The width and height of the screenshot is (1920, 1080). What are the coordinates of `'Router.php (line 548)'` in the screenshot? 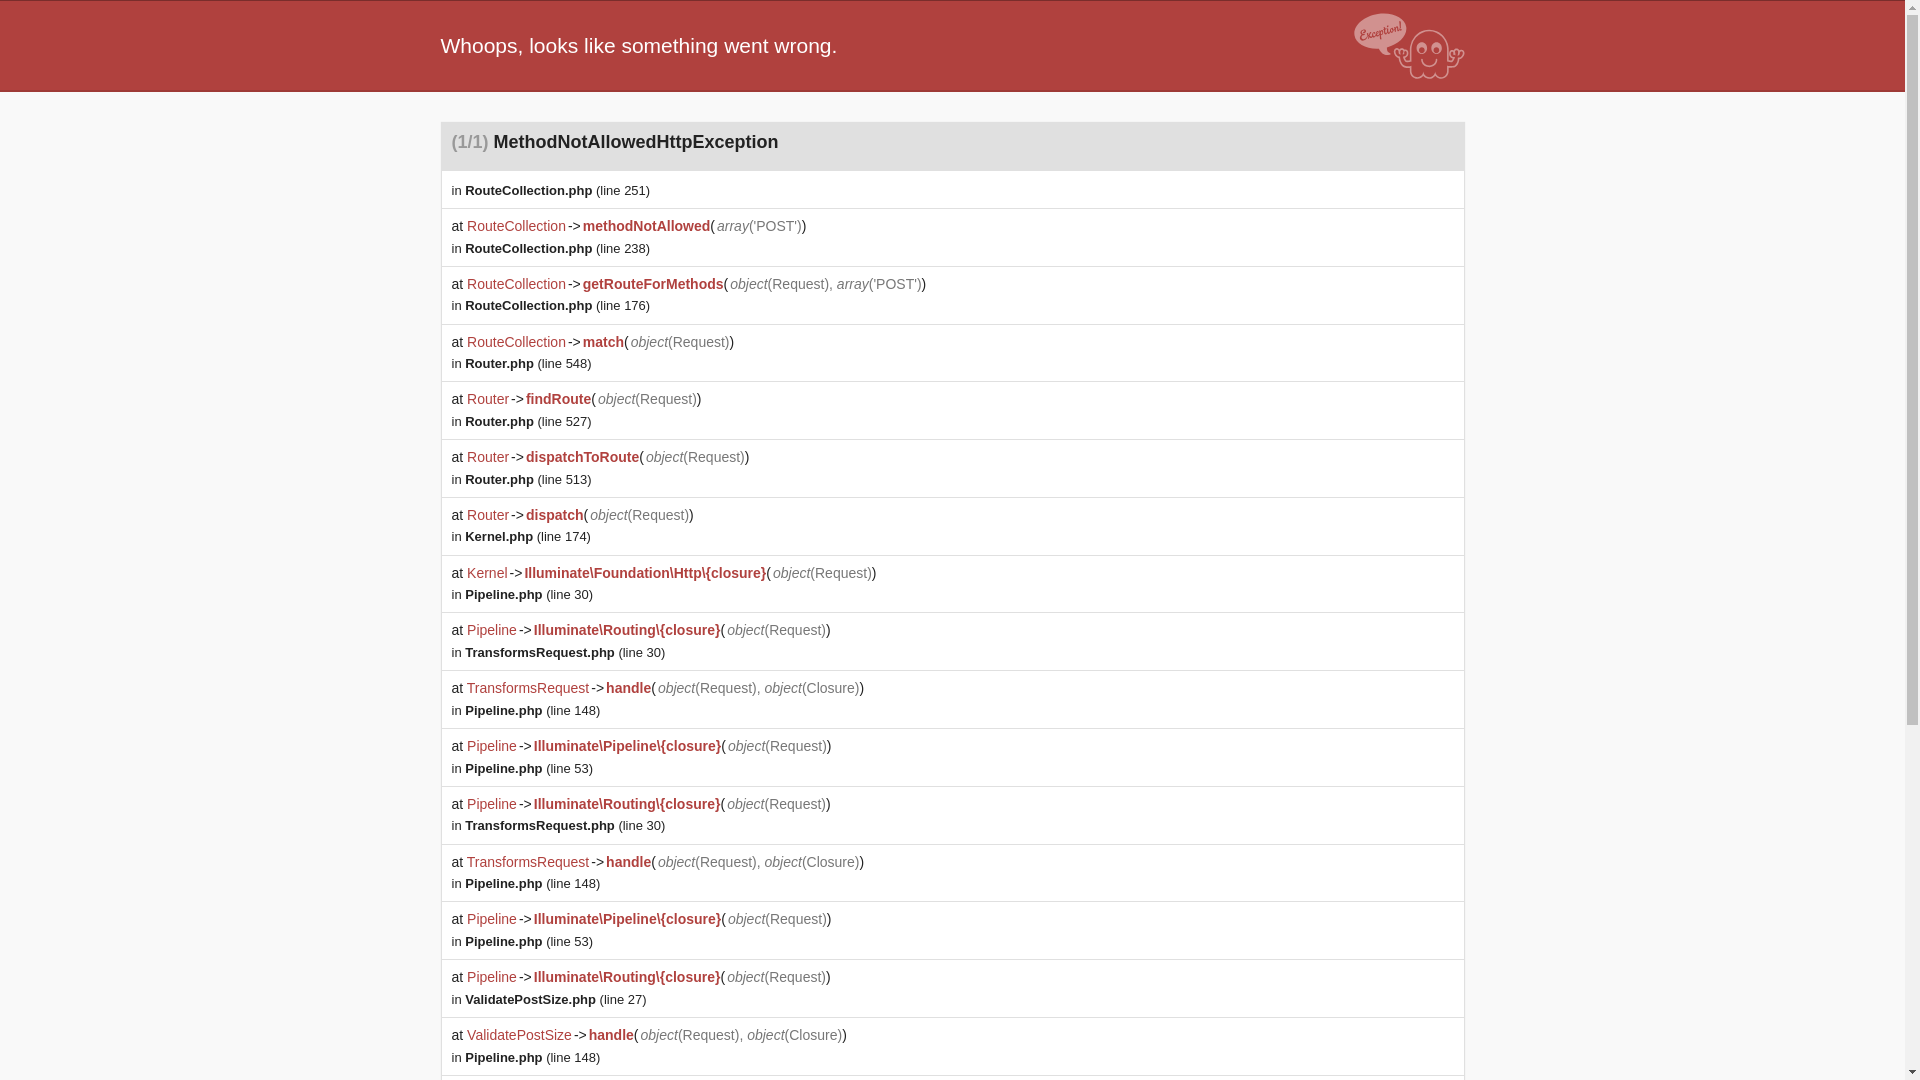 It's located at (464, 363).